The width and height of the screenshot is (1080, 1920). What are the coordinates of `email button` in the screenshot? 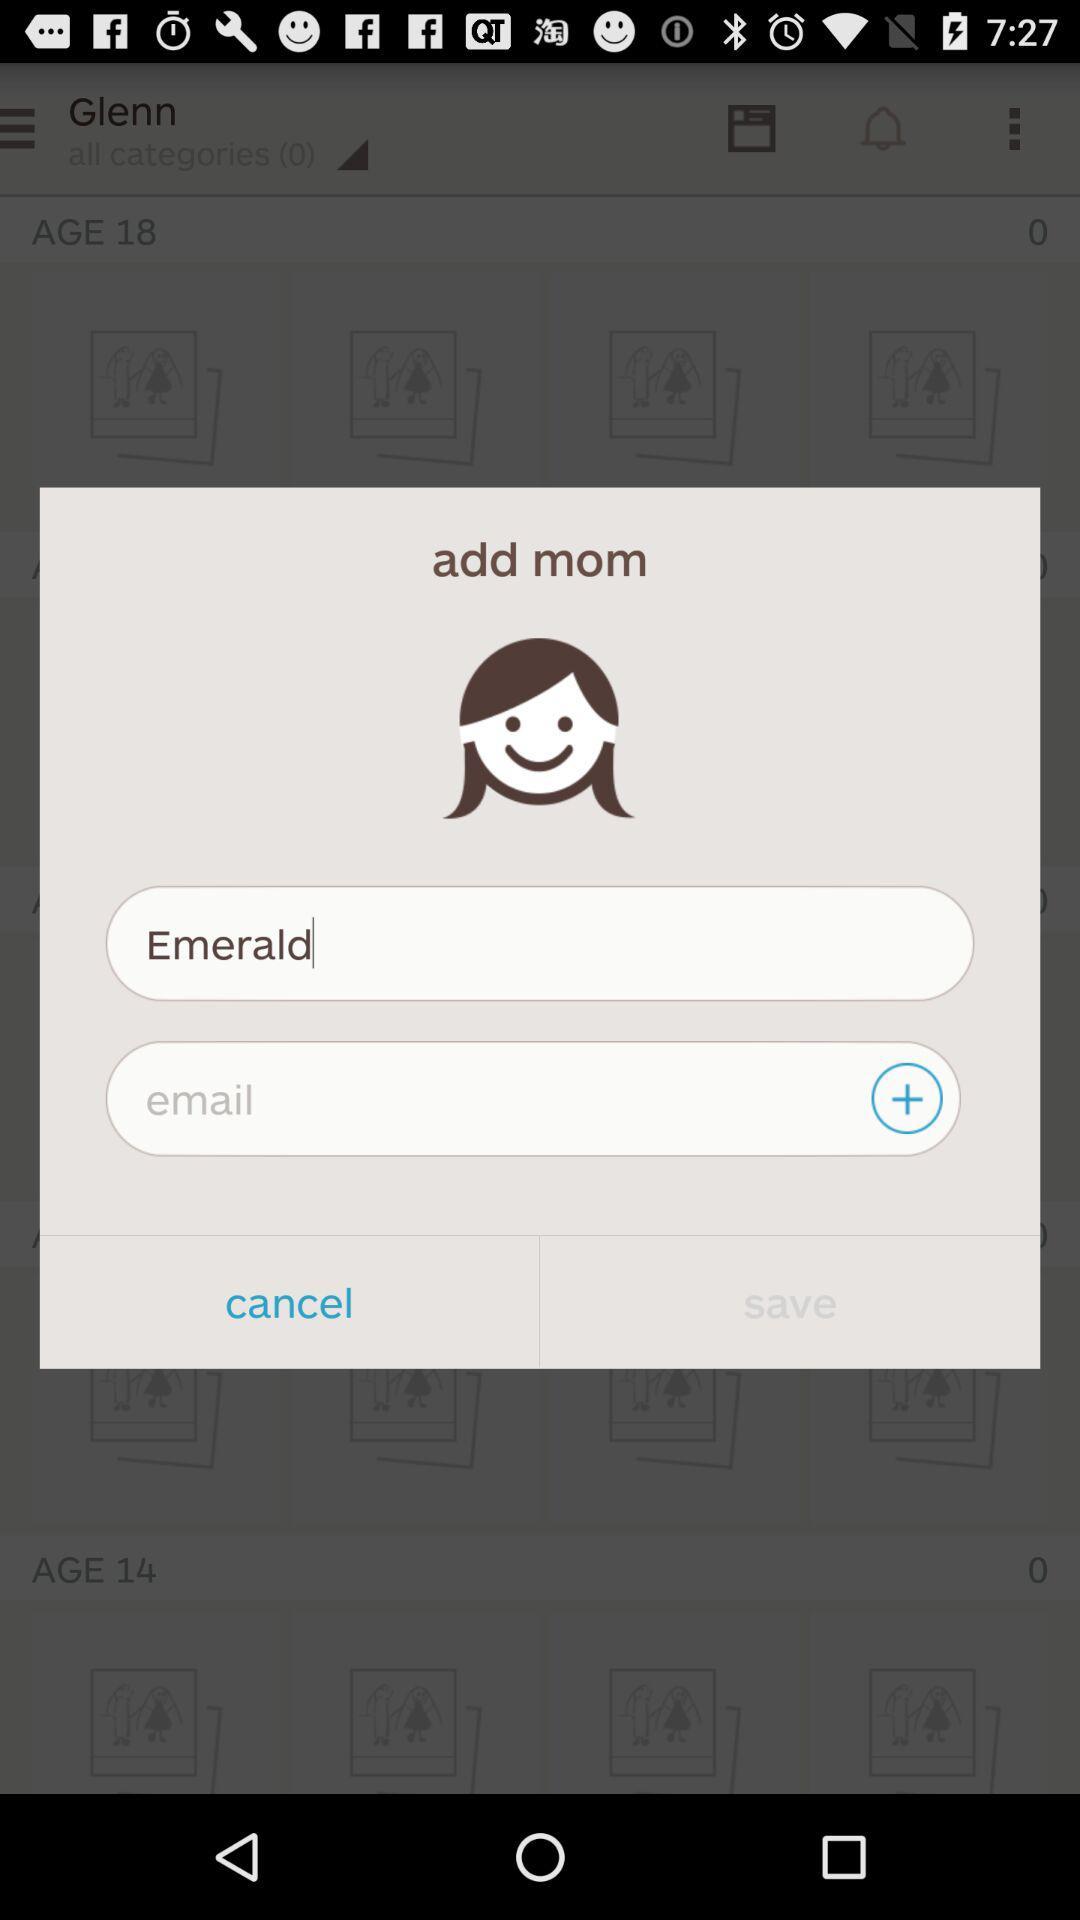 It's located at (909, 1097).